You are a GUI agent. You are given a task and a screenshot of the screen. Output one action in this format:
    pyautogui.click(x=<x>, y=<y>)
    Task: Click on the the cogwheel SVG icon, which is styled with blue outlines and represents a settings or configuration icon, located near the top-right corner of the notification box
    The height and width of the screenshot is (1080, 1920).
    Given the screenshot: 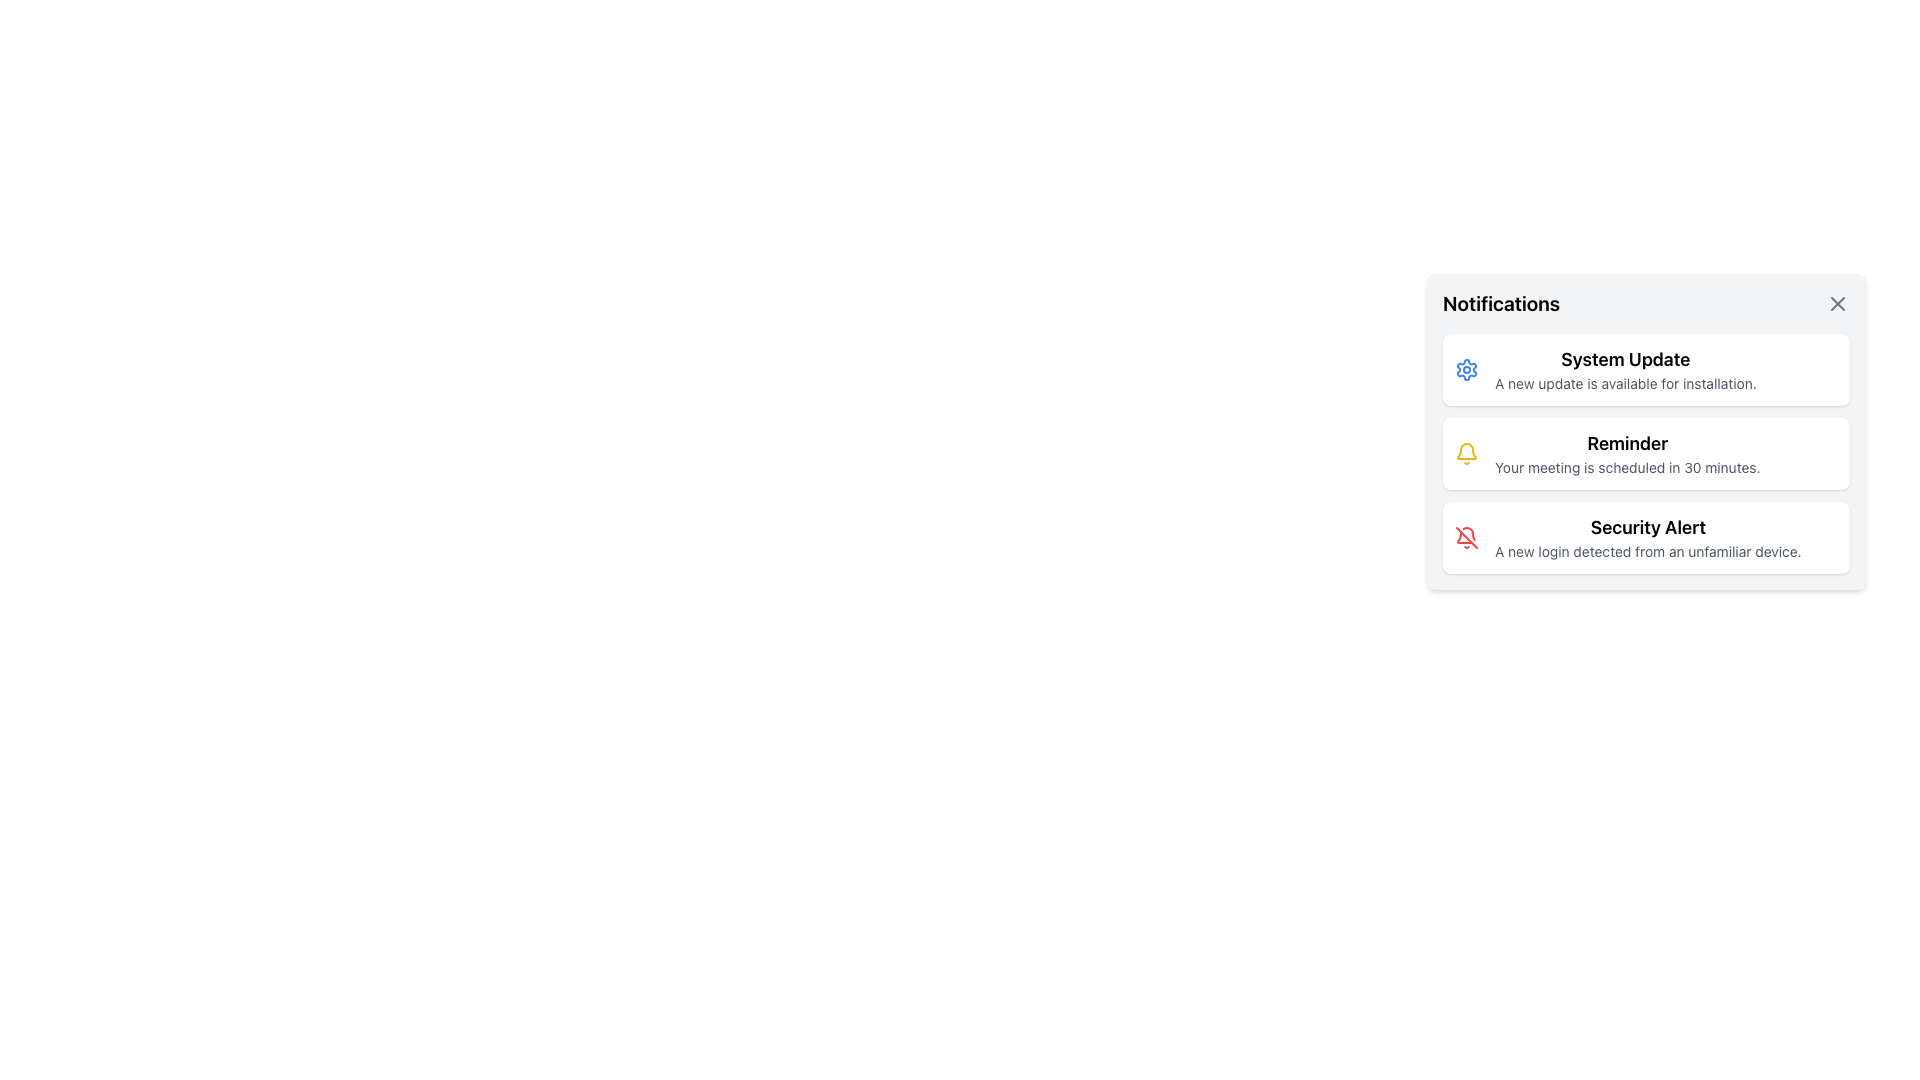 What is the action you would take?
    pyautogui.click(x=1467, y=370)
    